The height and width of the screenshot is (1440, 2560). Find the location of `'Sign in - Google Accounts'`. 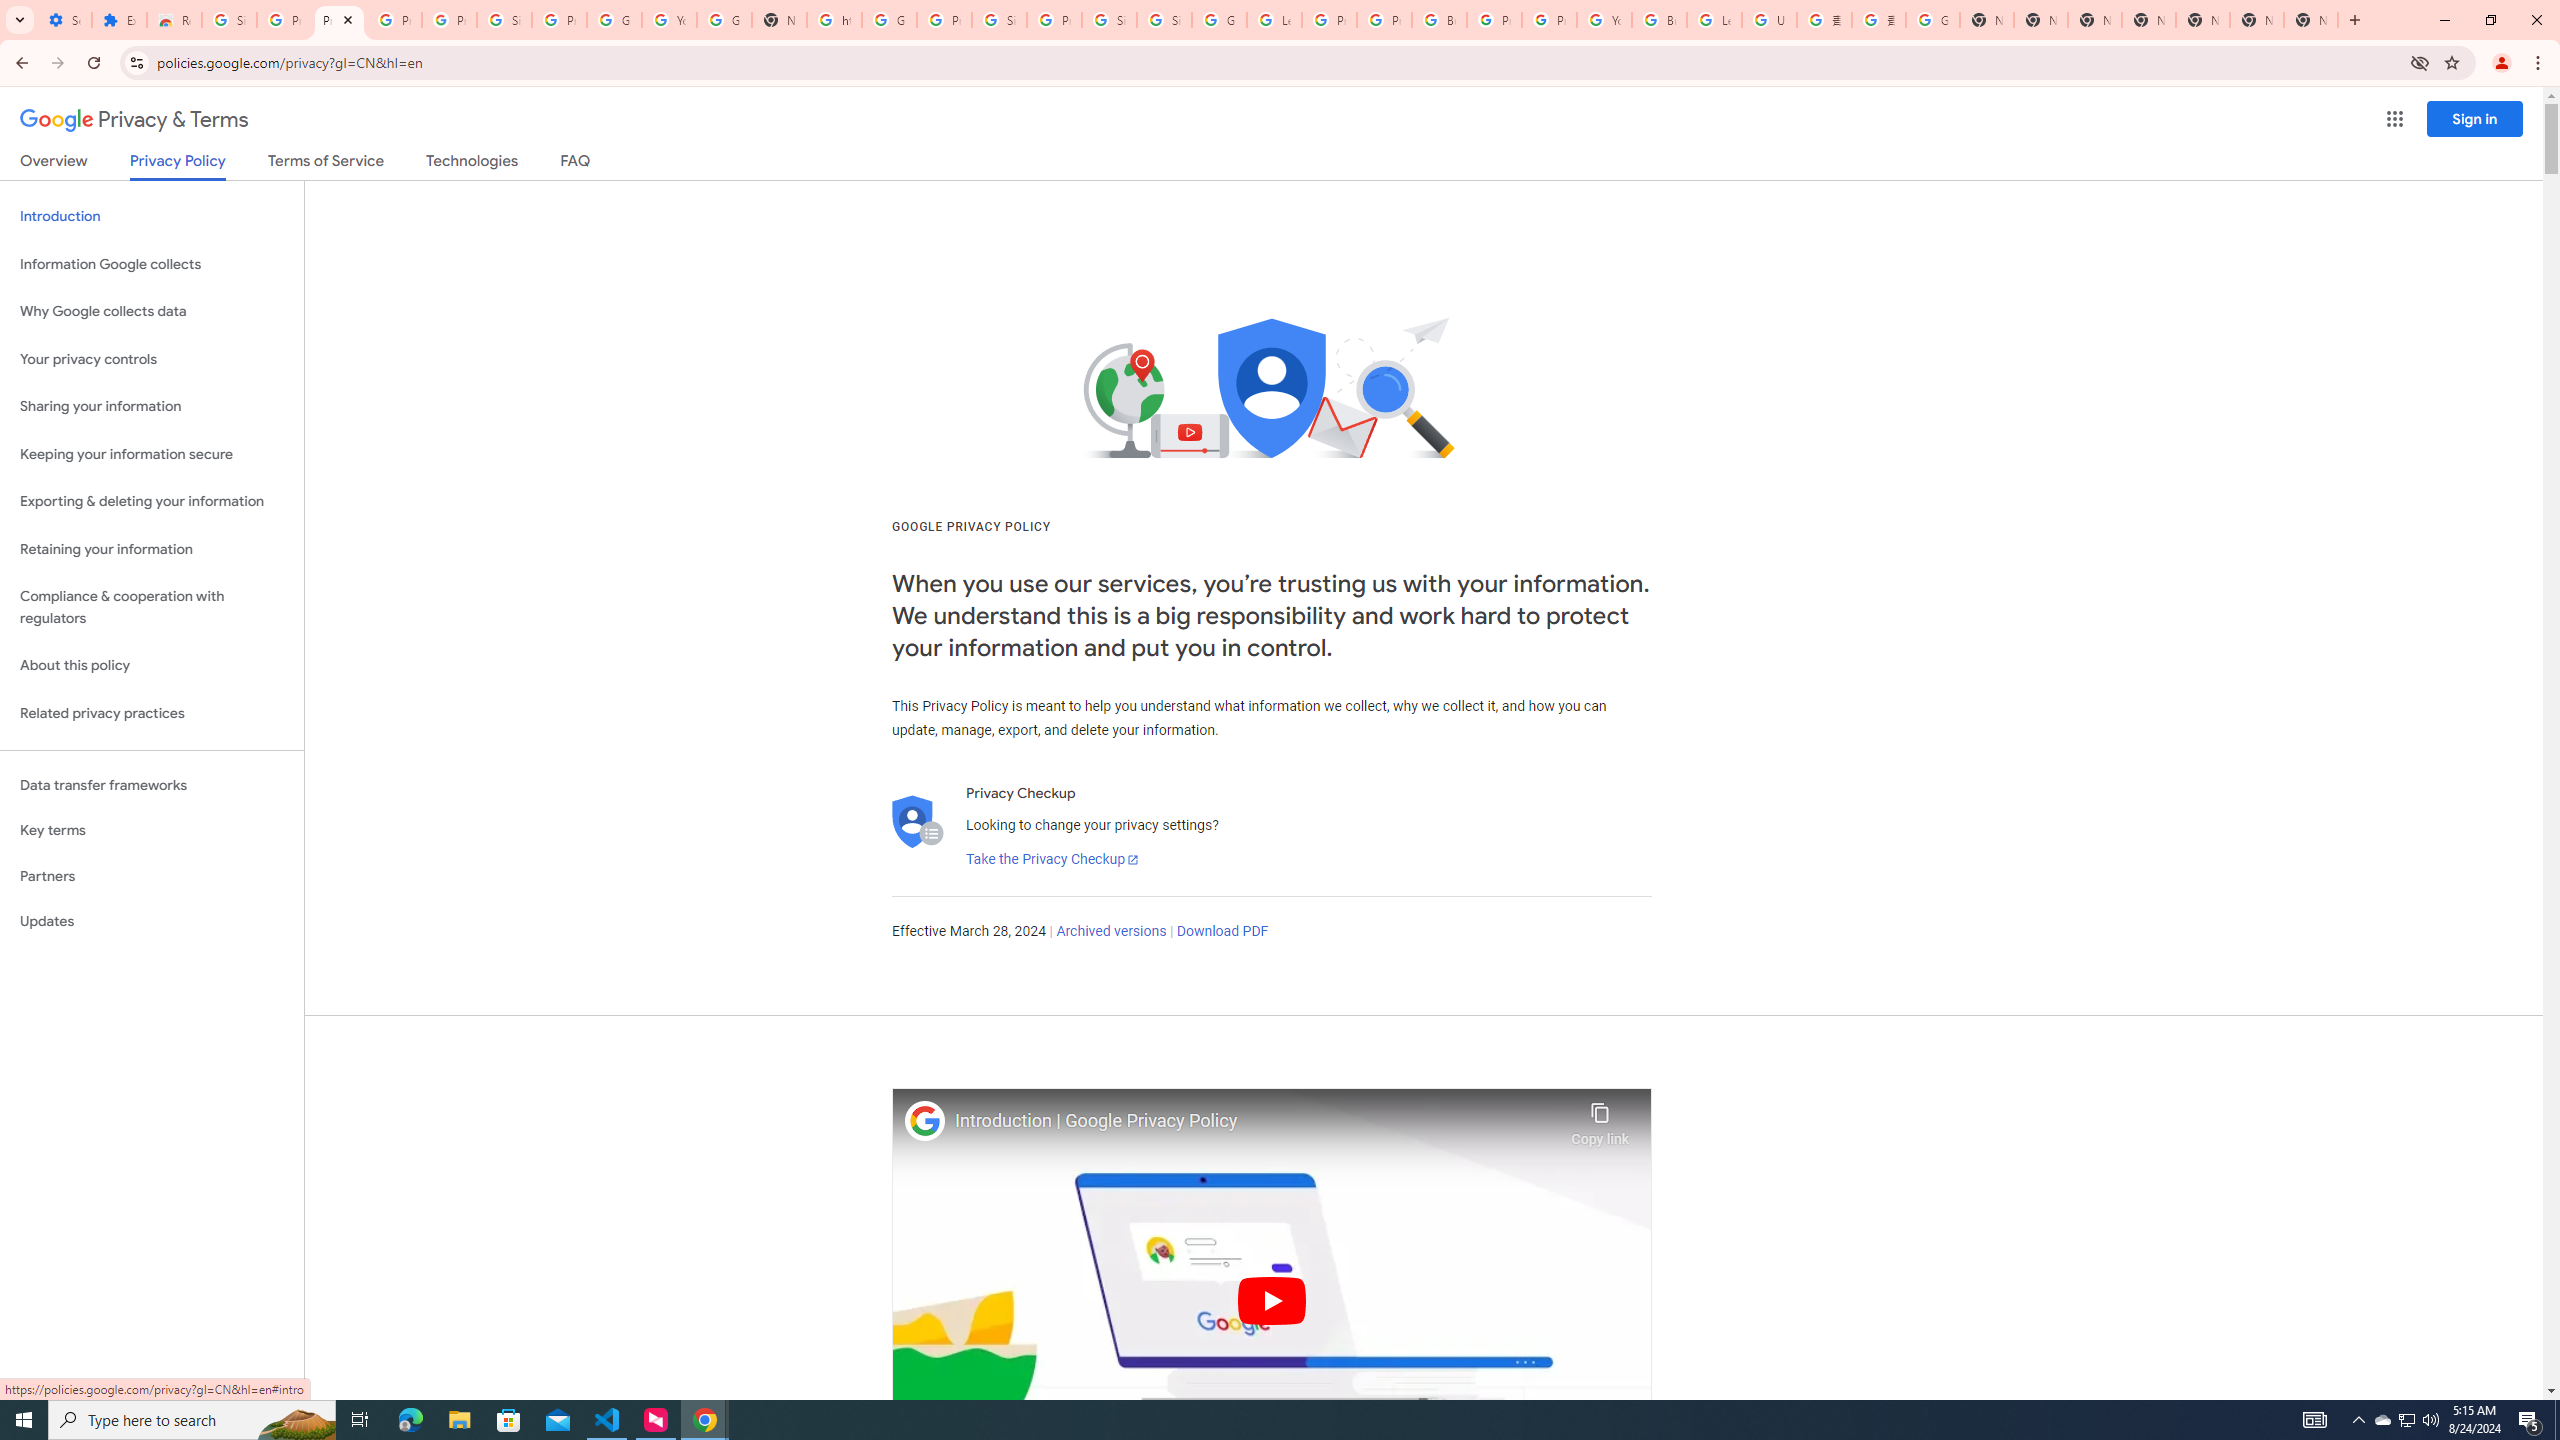

'Sign in - Google Accounts' is located at coordinates (1108, 19).